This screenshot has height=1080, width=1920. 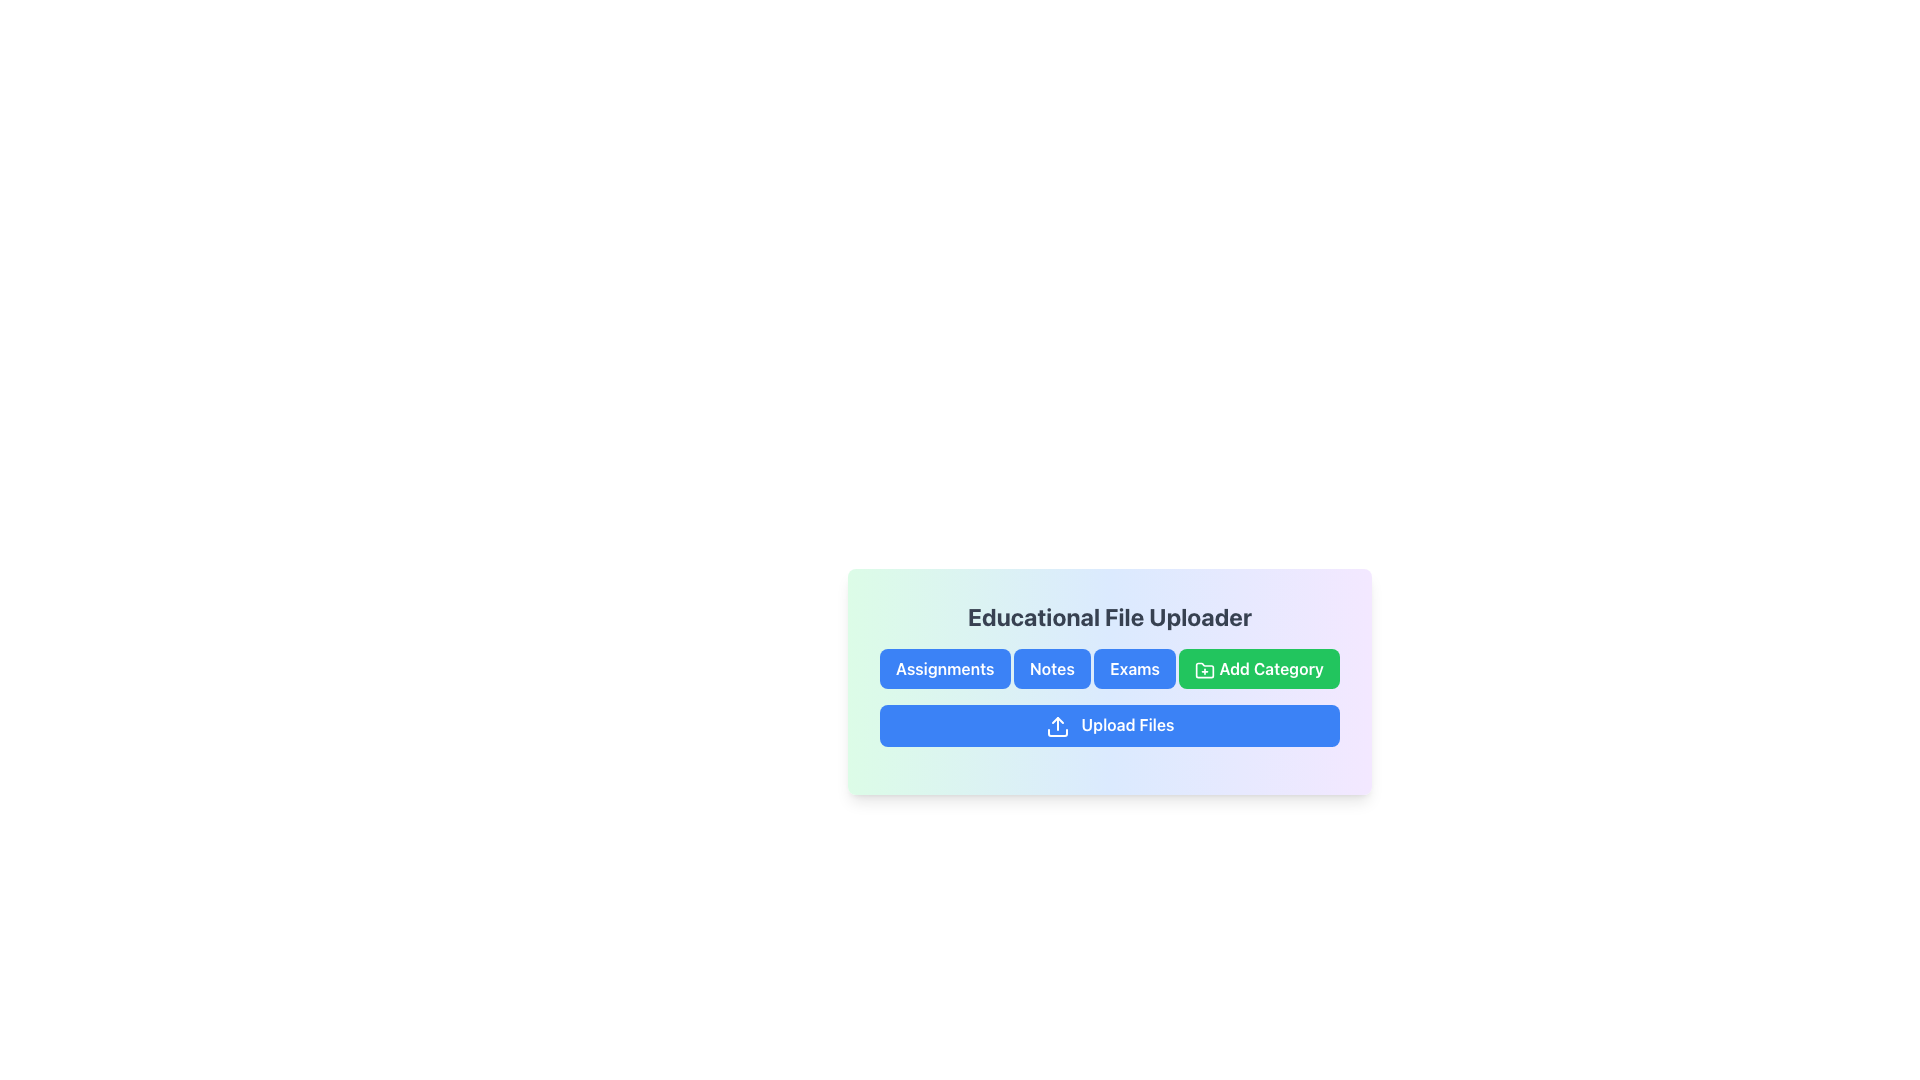 I want to click on the 'Assignments' button located at the top left of the toolbar, which is the first button among four buttons including 'Notes', 'Exams', and 'Add Category', so click(x=944, y=668).